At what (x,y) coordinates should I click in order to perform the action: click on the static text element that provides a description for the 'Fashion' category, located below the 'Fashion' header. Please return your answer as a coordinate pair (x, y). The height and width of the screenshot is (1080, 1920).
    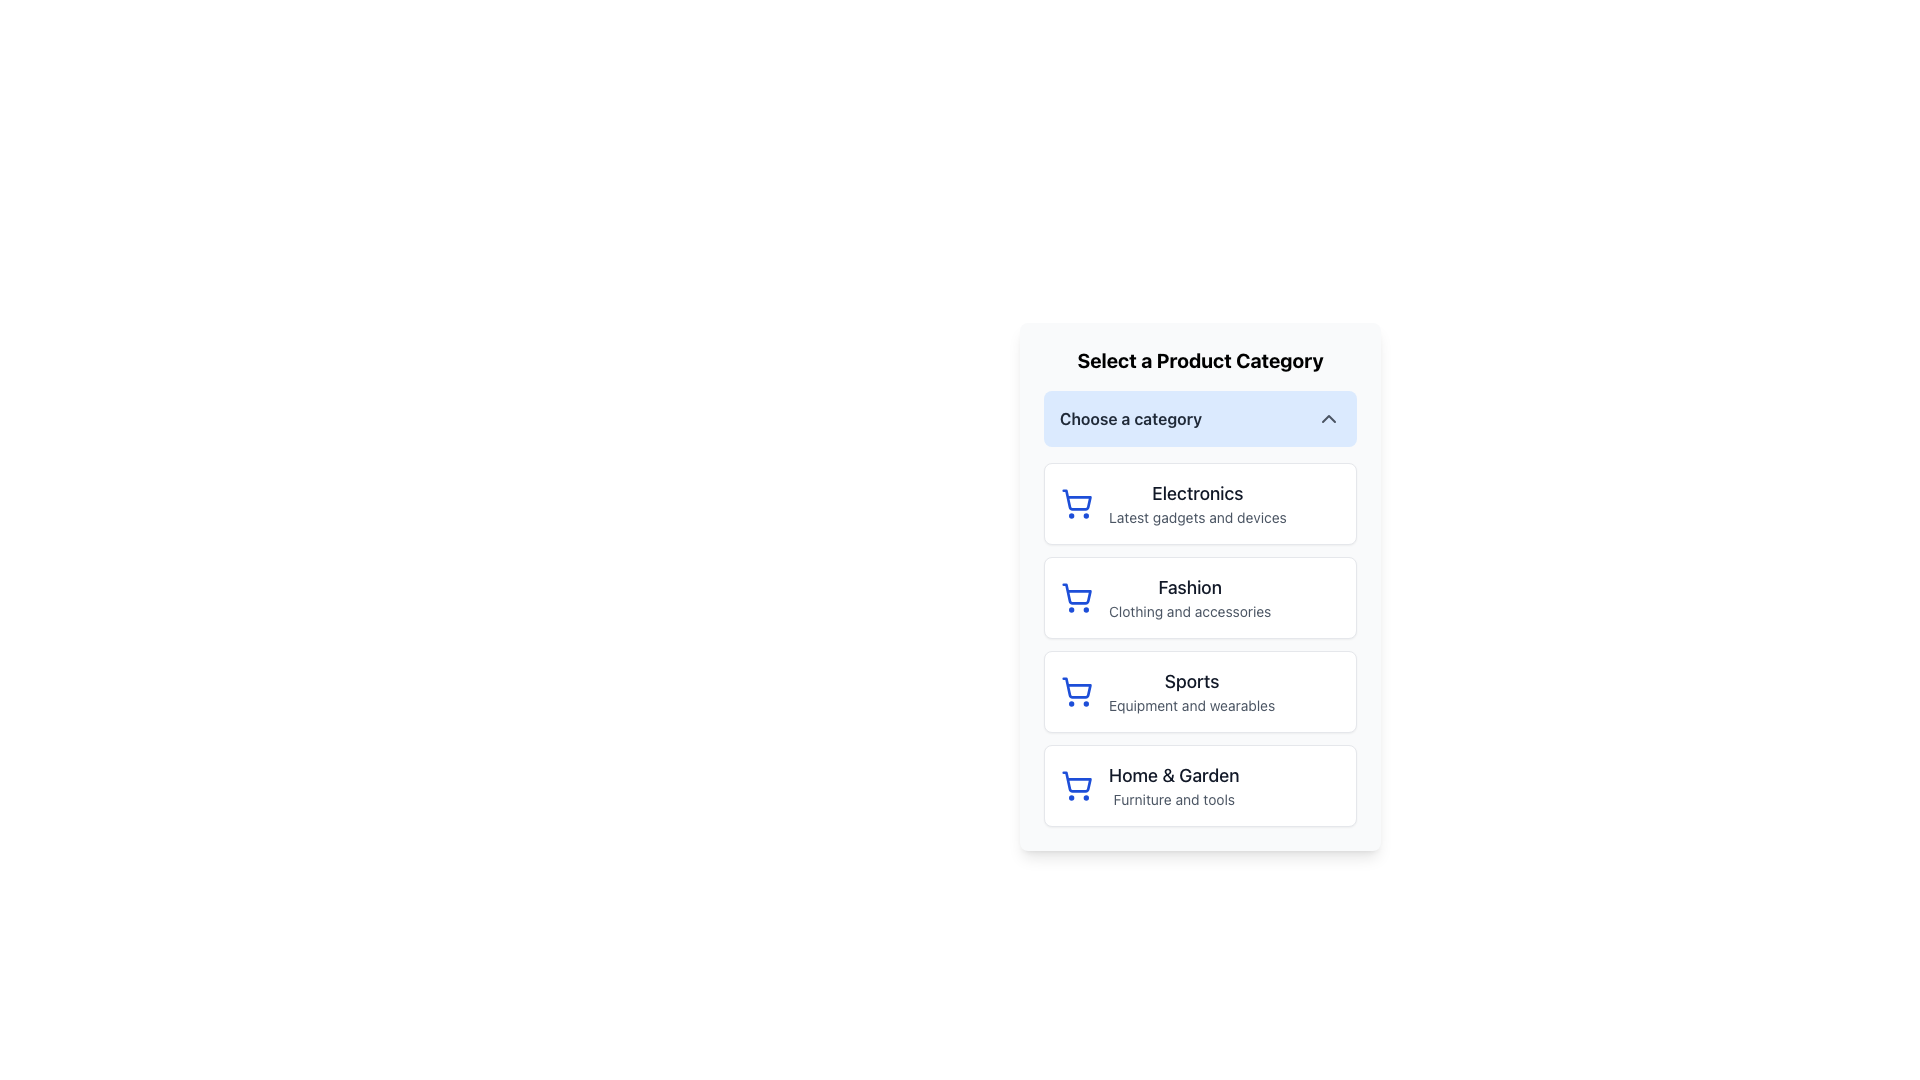
    Looking at the image, I should click on (1190, 611).